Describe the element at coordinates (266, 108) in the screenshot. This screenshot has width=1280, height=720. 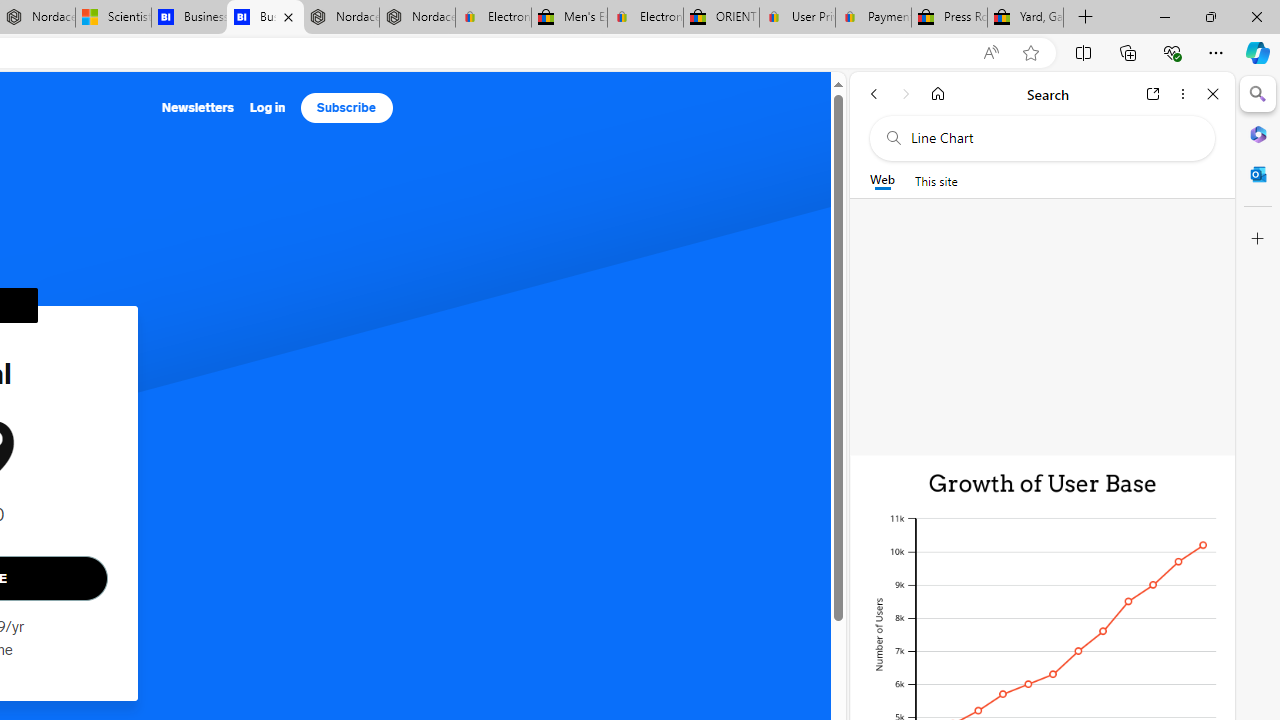
I see `'Log in'` at that location.